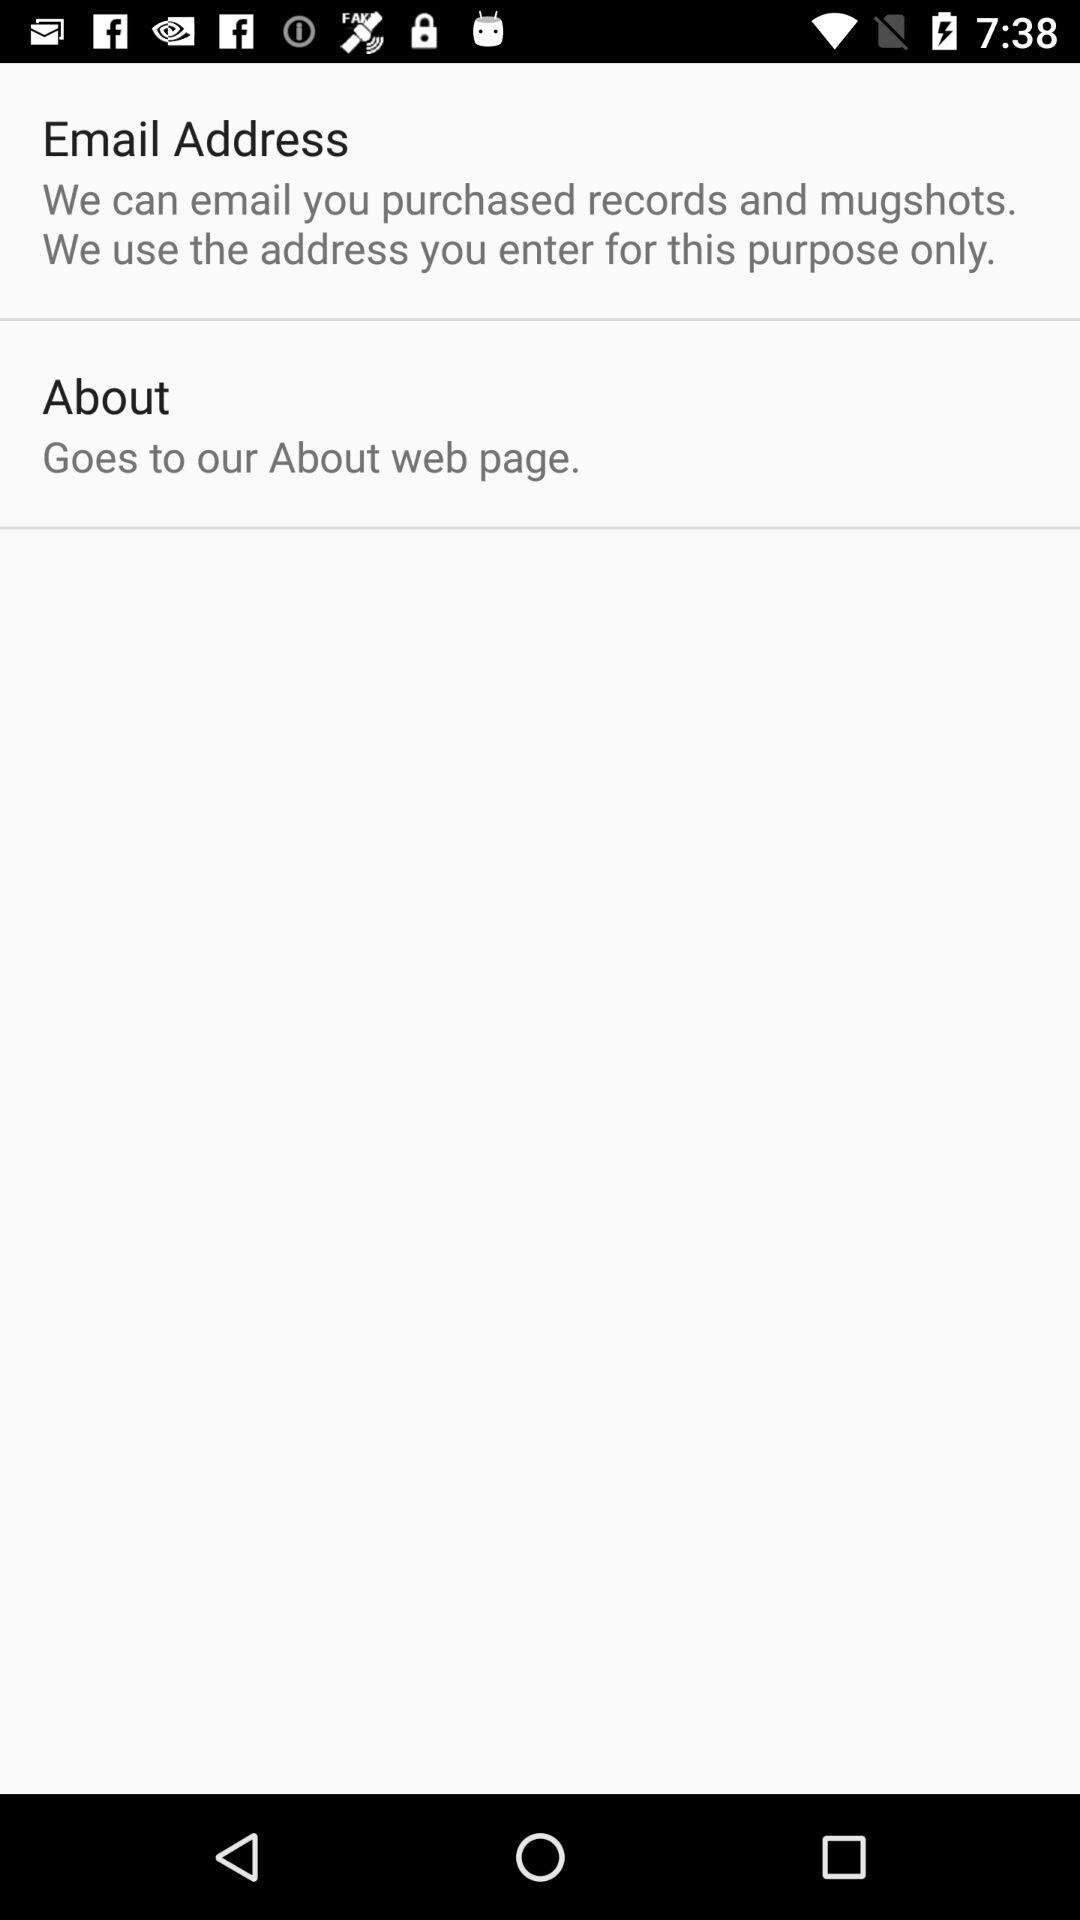 The width and height of the screenshot is (1080, 1920). What do you see at coordinates (311, 455) in the screenshot?
I see `app below about icon` at bounding box center [311, 455].